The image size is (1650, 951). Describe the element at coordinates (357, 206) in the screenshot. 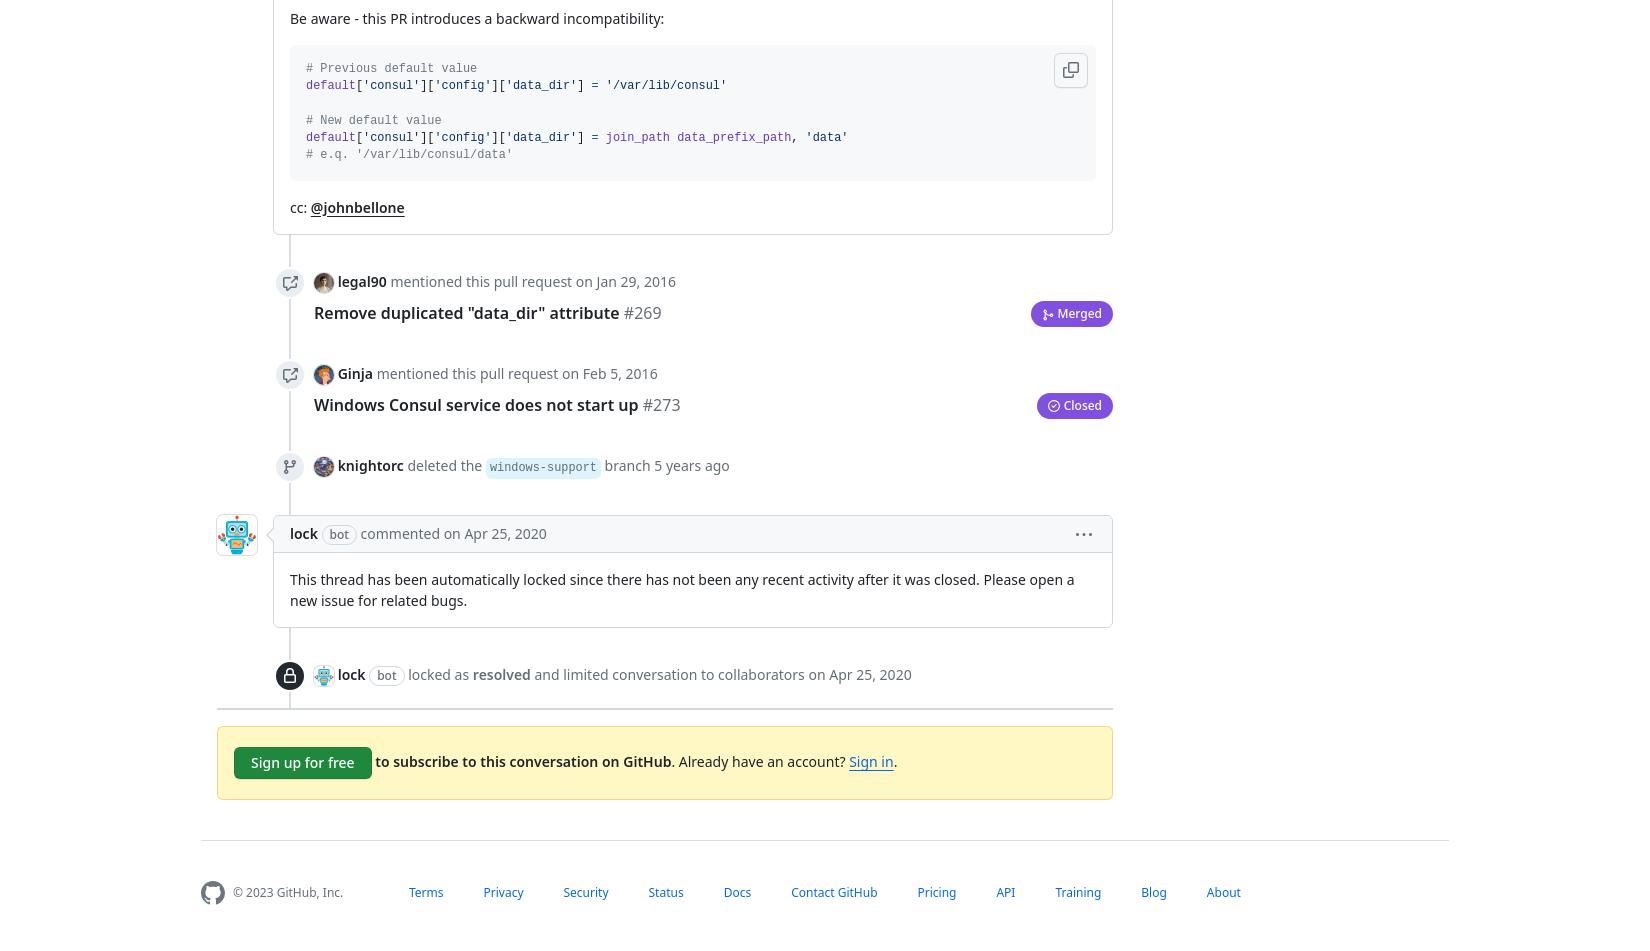

I see `'@johnbellone'` at that location.